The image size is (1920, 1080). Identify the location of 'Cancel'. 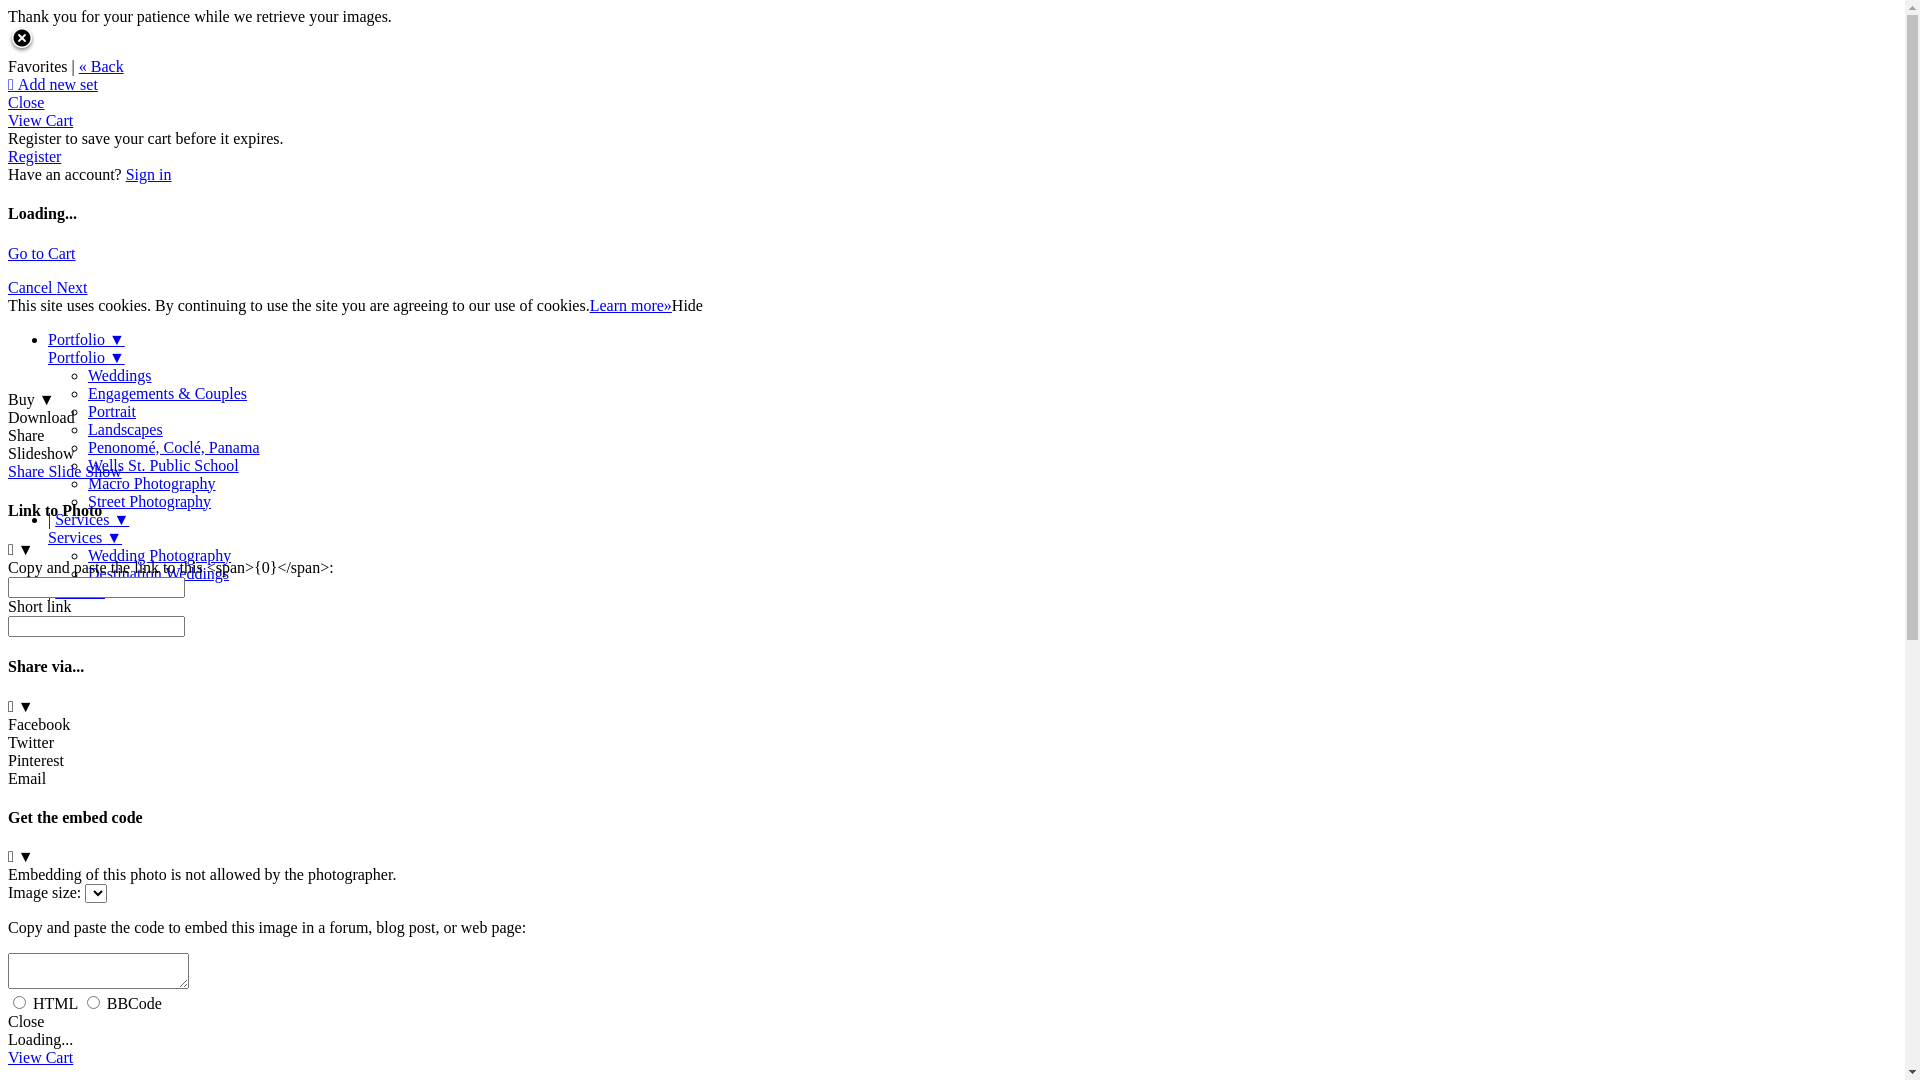
(8, 287).